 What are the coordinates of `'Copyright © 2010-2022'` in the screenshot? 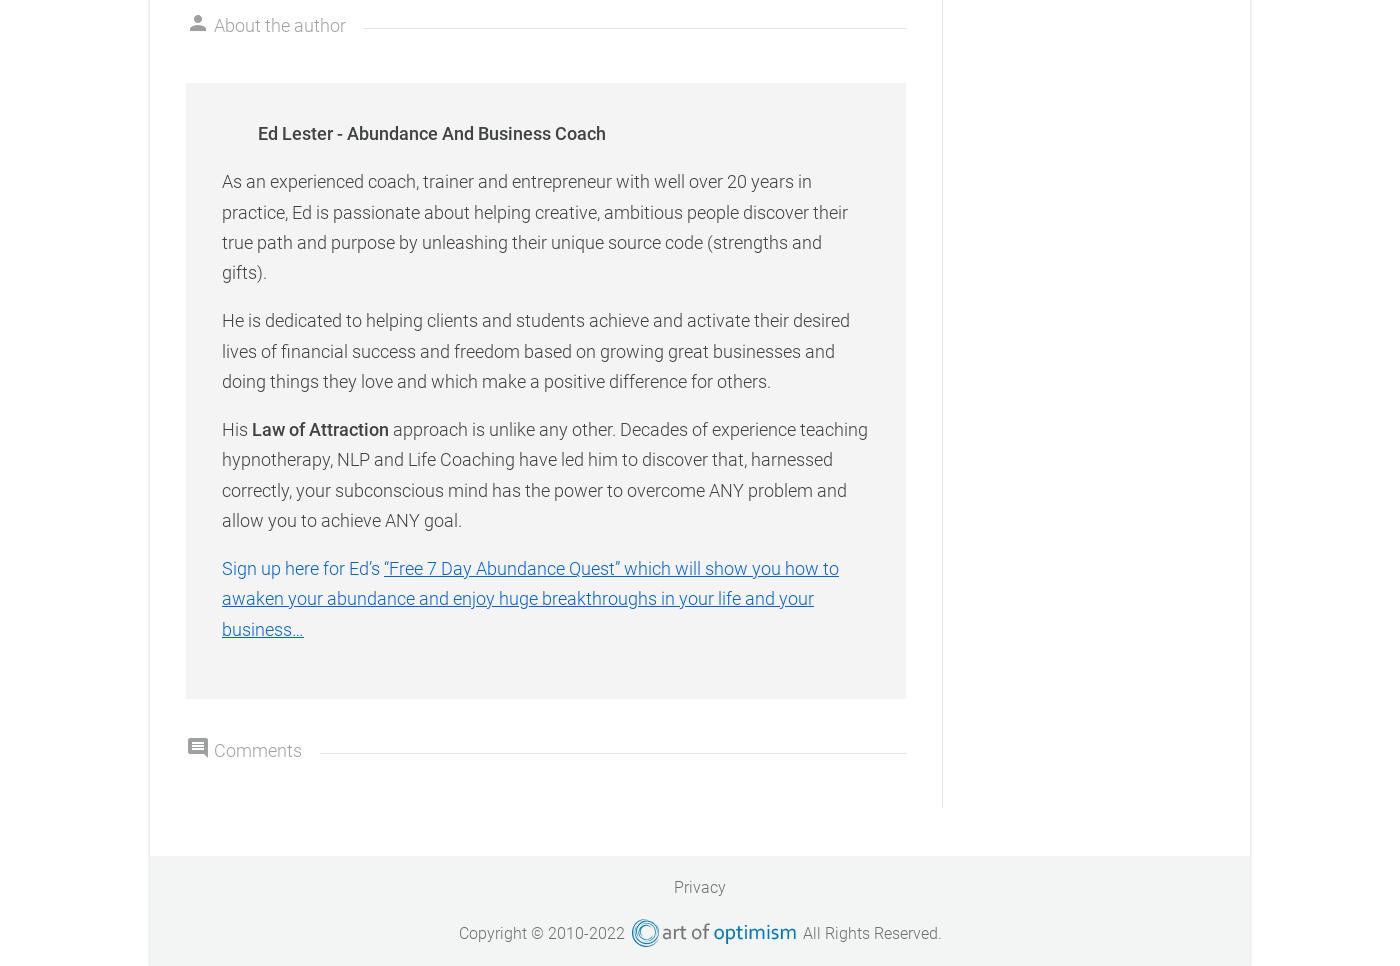 It's located at (456, 932).